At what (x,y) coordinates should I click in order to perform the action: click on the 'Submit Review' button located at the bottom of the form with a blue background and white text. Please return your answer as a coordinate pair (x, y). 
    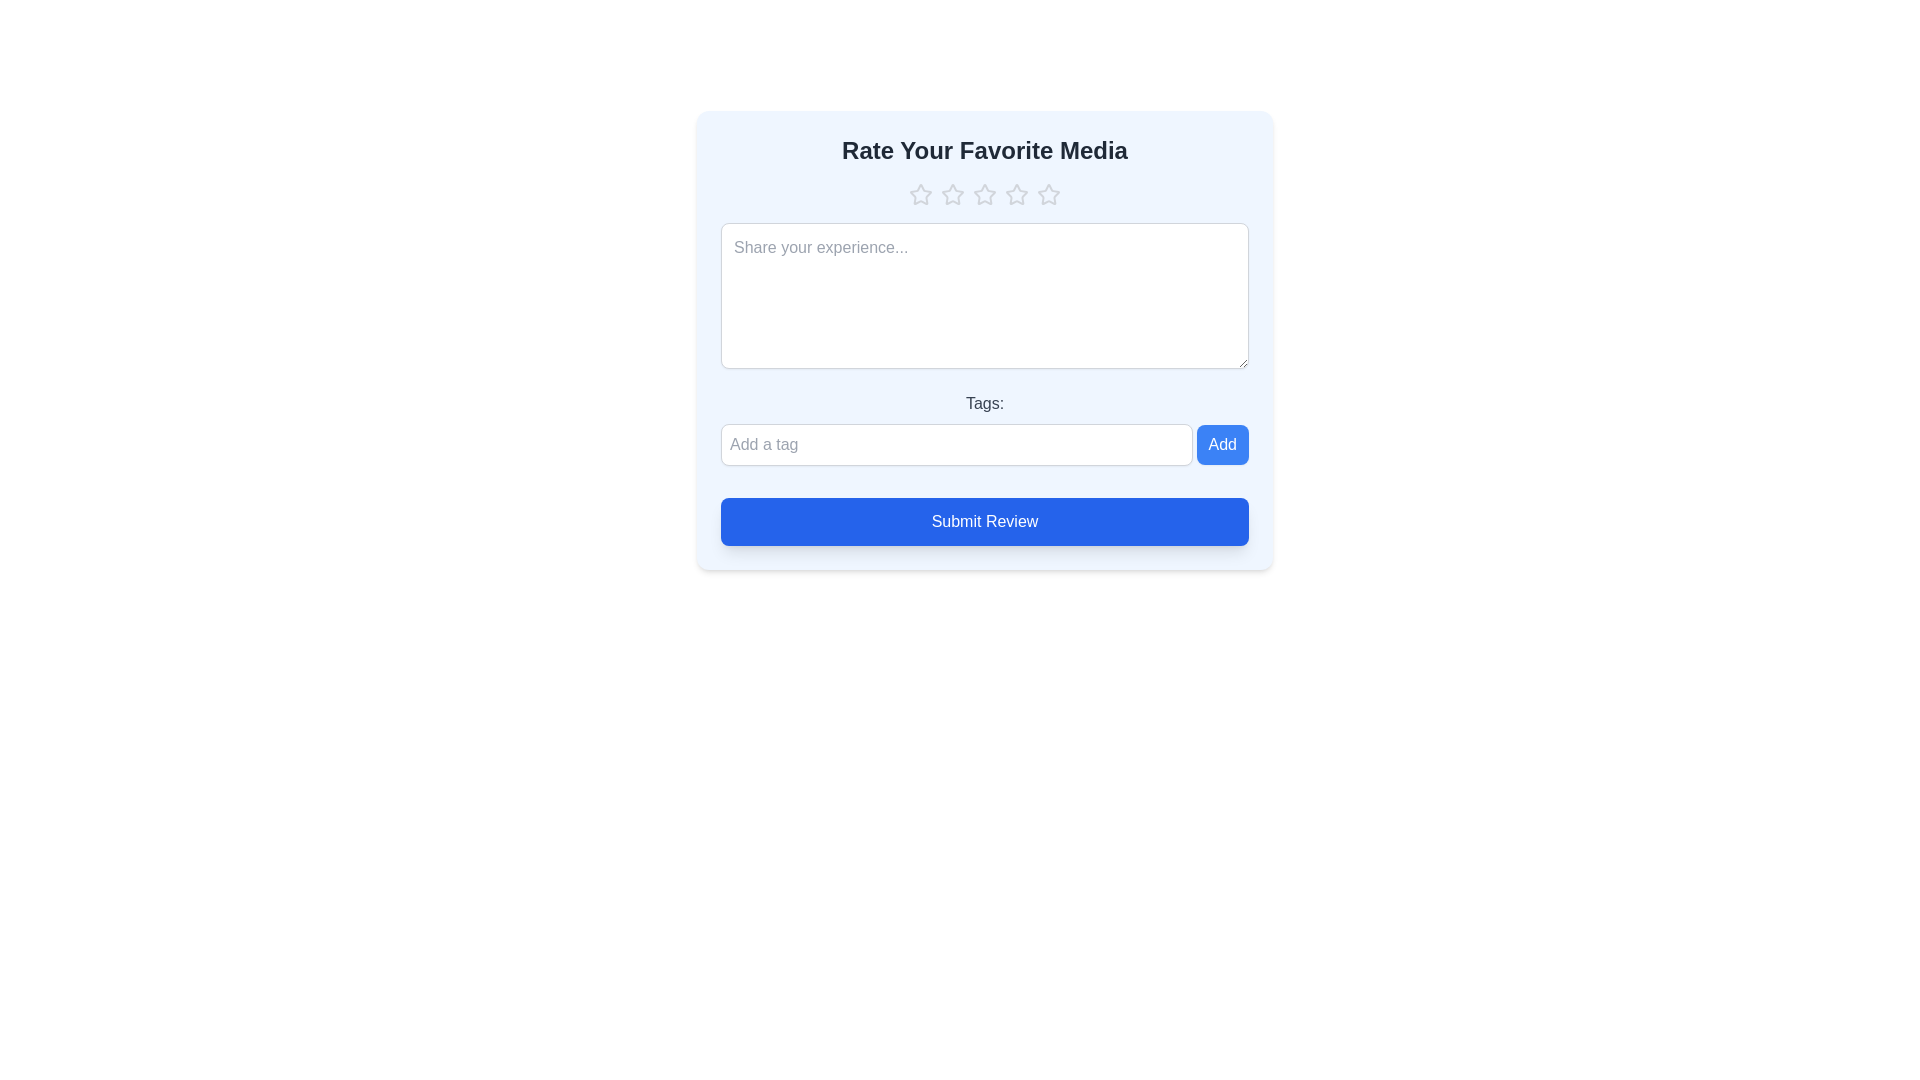
    Looking at the image, I should click on (984, 520).